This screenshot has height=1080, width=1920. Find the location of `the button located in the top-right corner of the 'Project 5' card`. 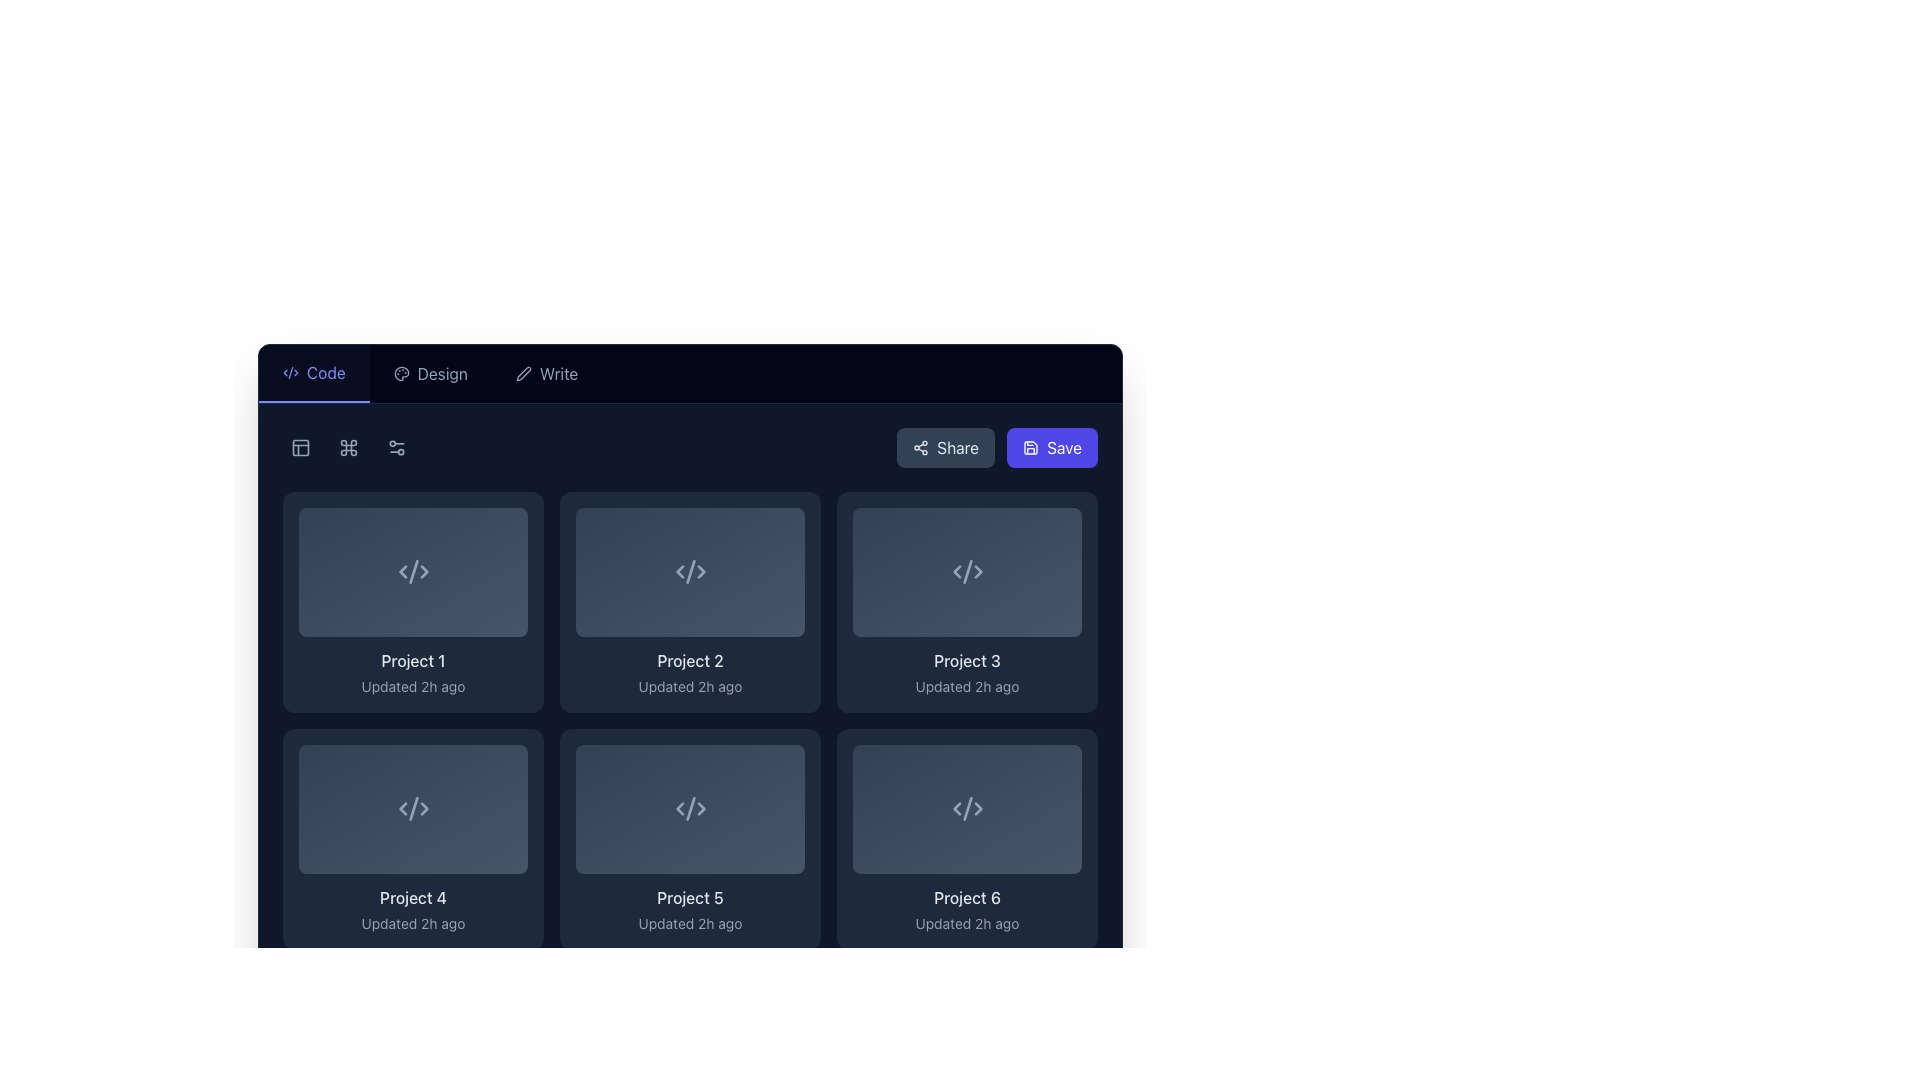

the button located in the top-right corner of the 'Project 5' card is located at coordinates (801, 748).